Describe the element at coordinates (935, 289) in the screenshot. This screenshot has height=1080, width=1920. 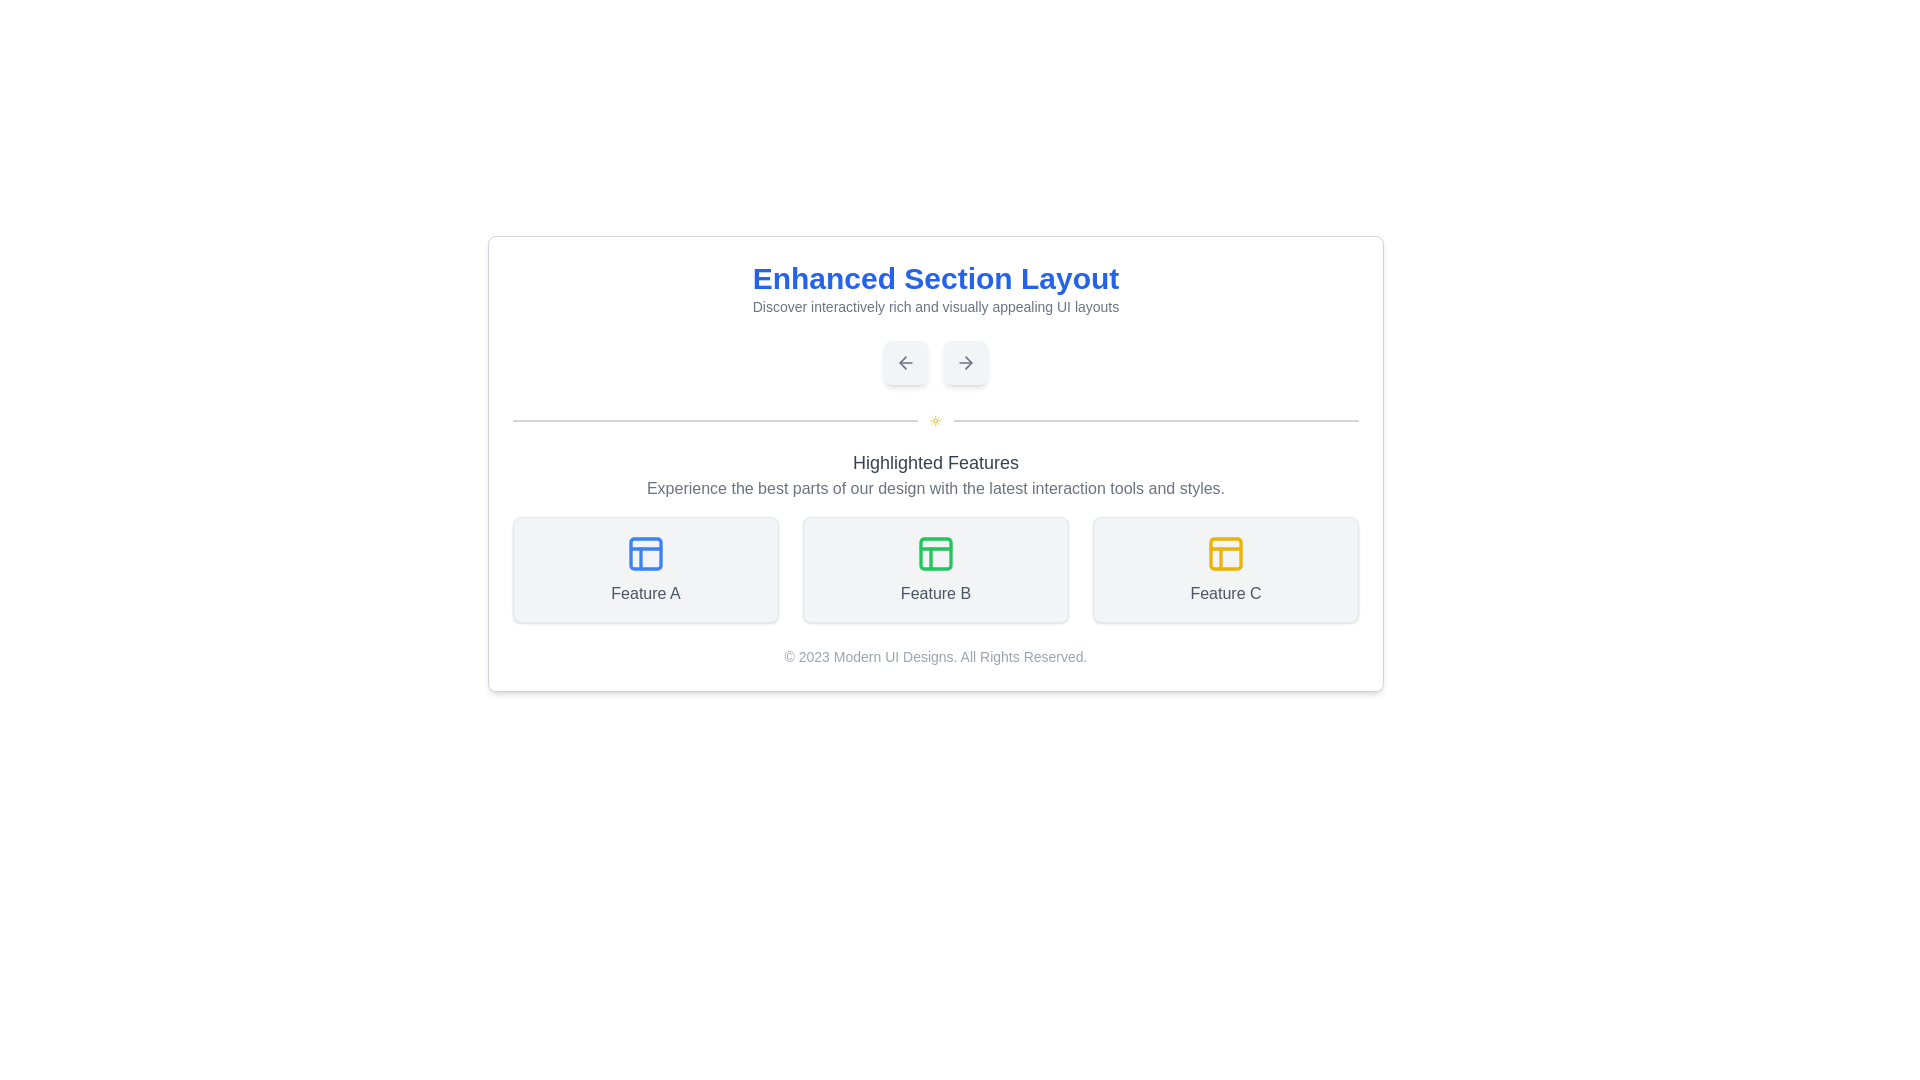
I see `the text block displaying the heading 'Enhanced Section Layout' with a subtitle describing interactive UI layouts` at that location.